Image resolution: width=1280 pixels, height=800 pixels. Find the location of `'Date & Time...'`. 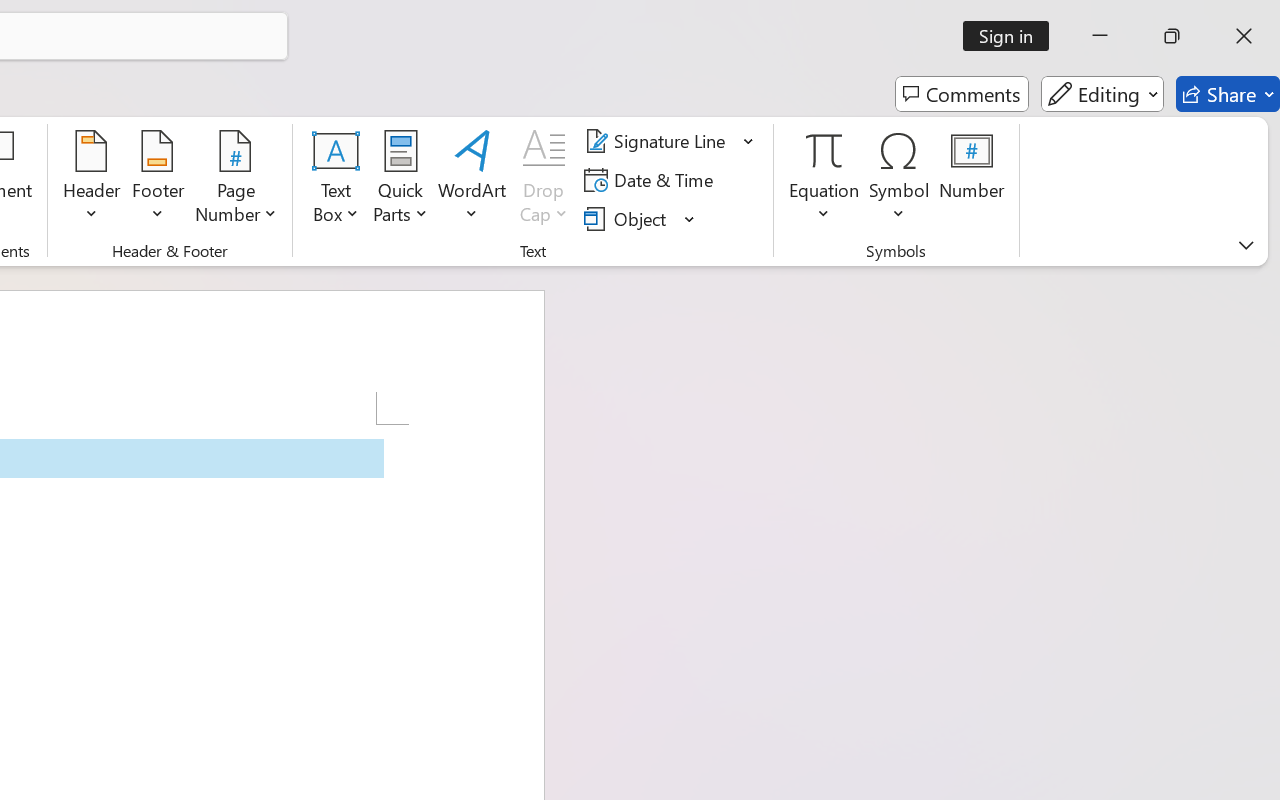

'Date & Time...' is located at coordinates (652, 179).